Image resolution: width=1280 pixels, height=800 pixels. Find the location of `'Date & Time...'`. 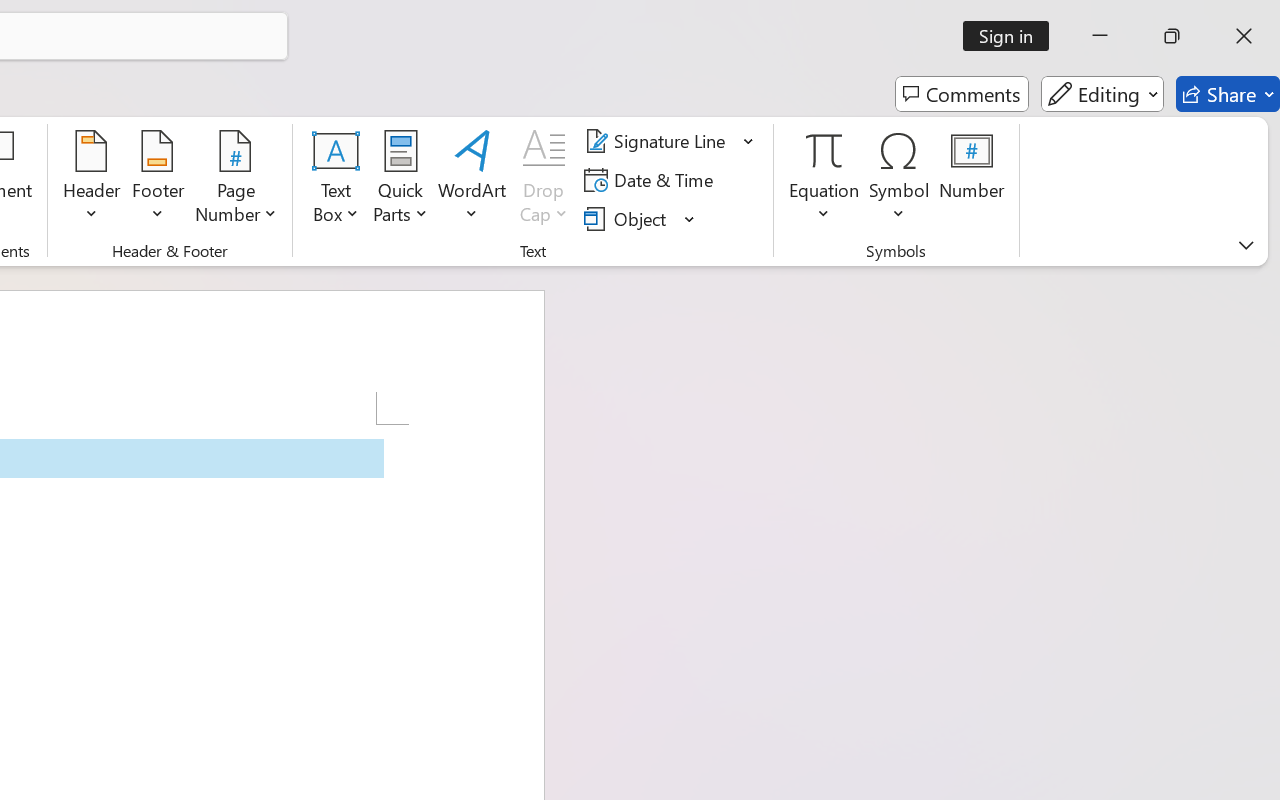

'Date & Time...' is located at coordinates (652, 179).